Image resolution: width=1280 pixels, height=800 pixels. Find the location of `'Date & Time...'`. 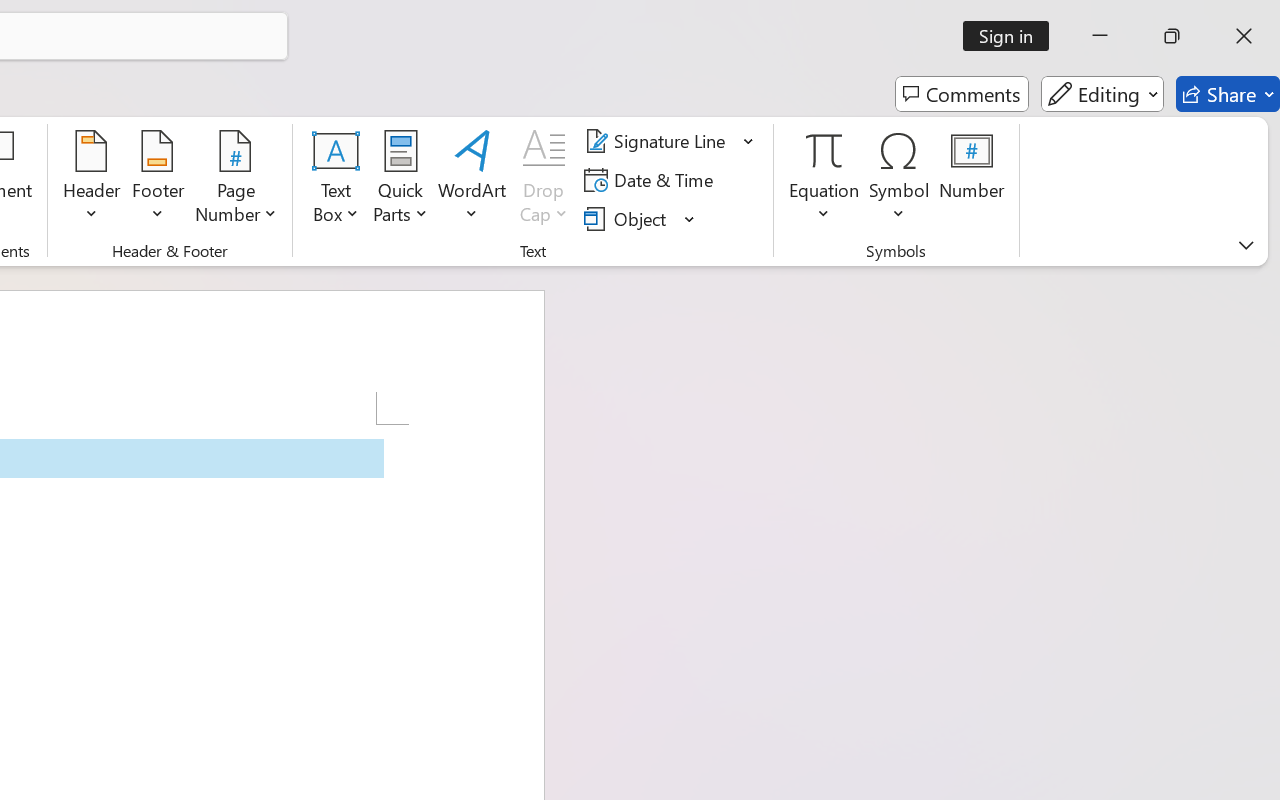

'Date & Time...' is located at coordinates (652, 179).